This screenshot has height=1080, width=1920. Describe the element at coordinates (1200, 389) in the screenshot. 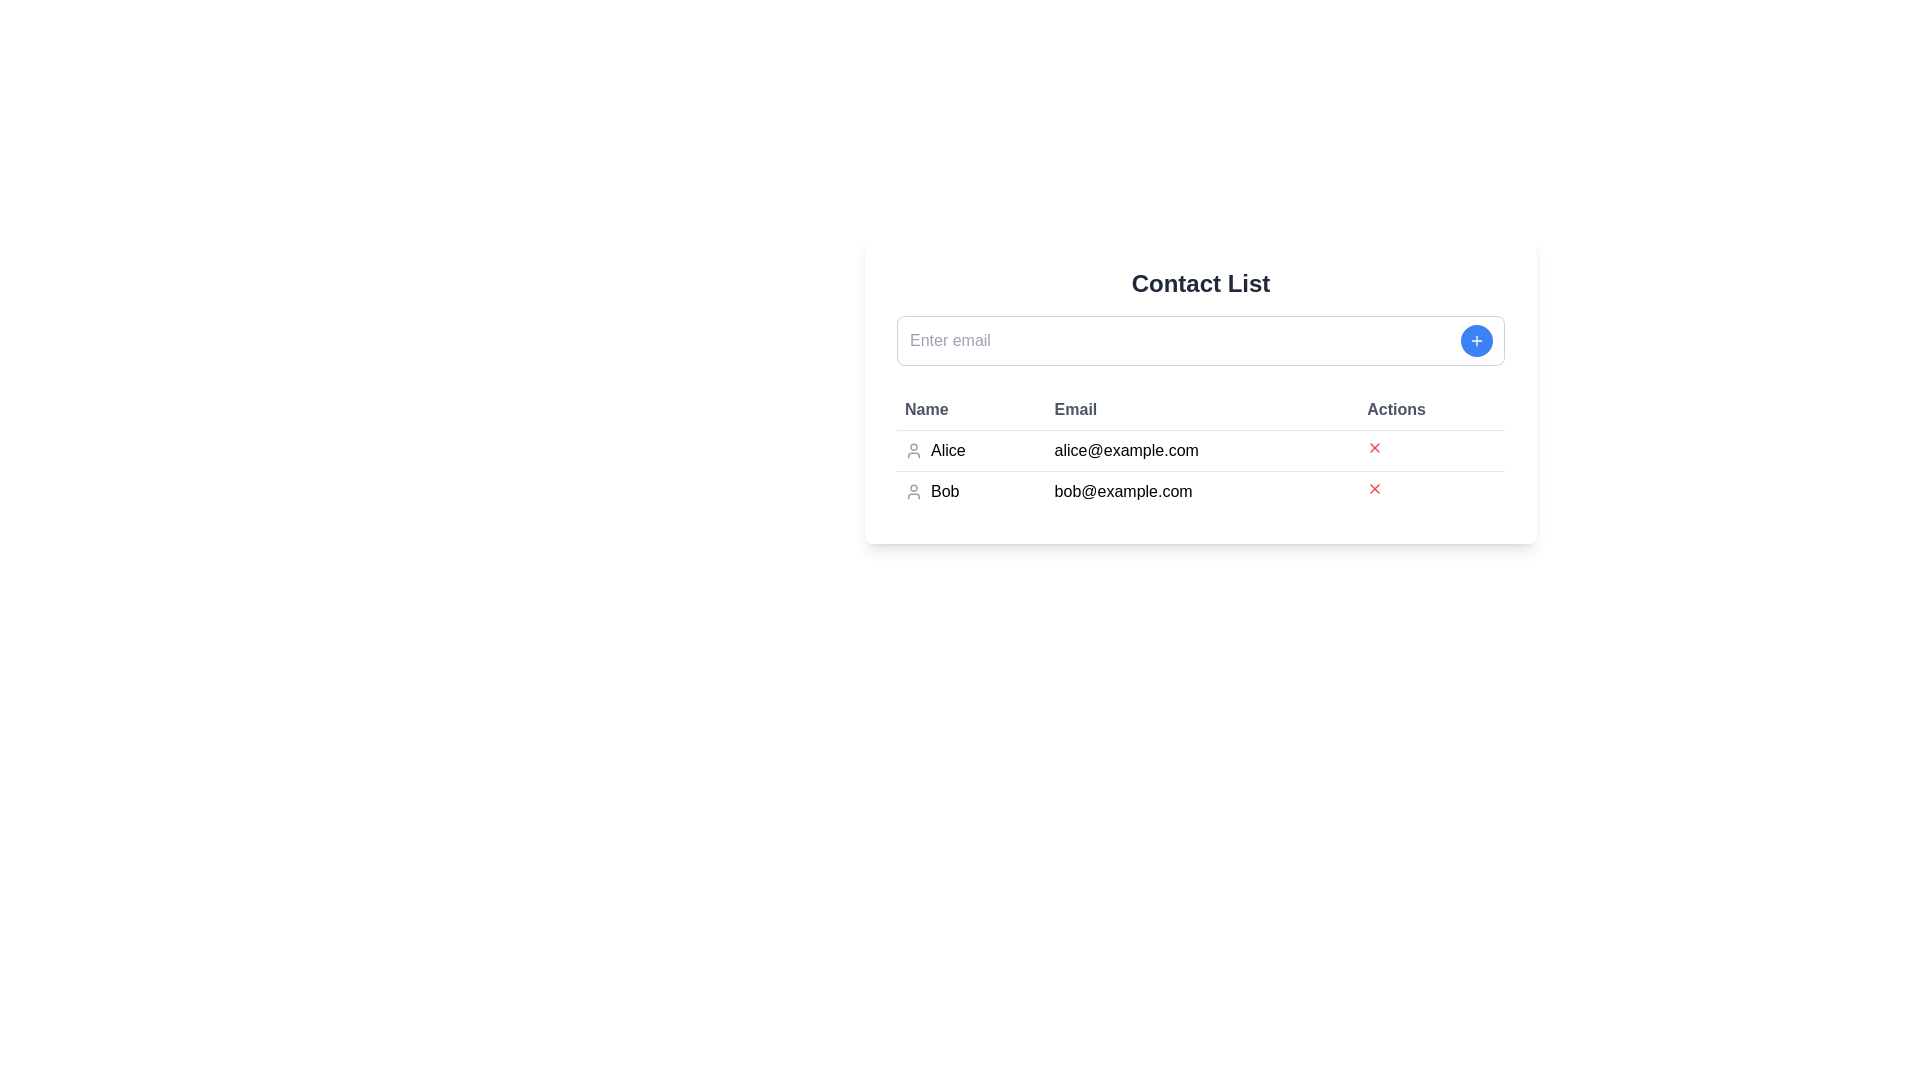

I see `the email entry in the 'Contact List' table section` at that location.